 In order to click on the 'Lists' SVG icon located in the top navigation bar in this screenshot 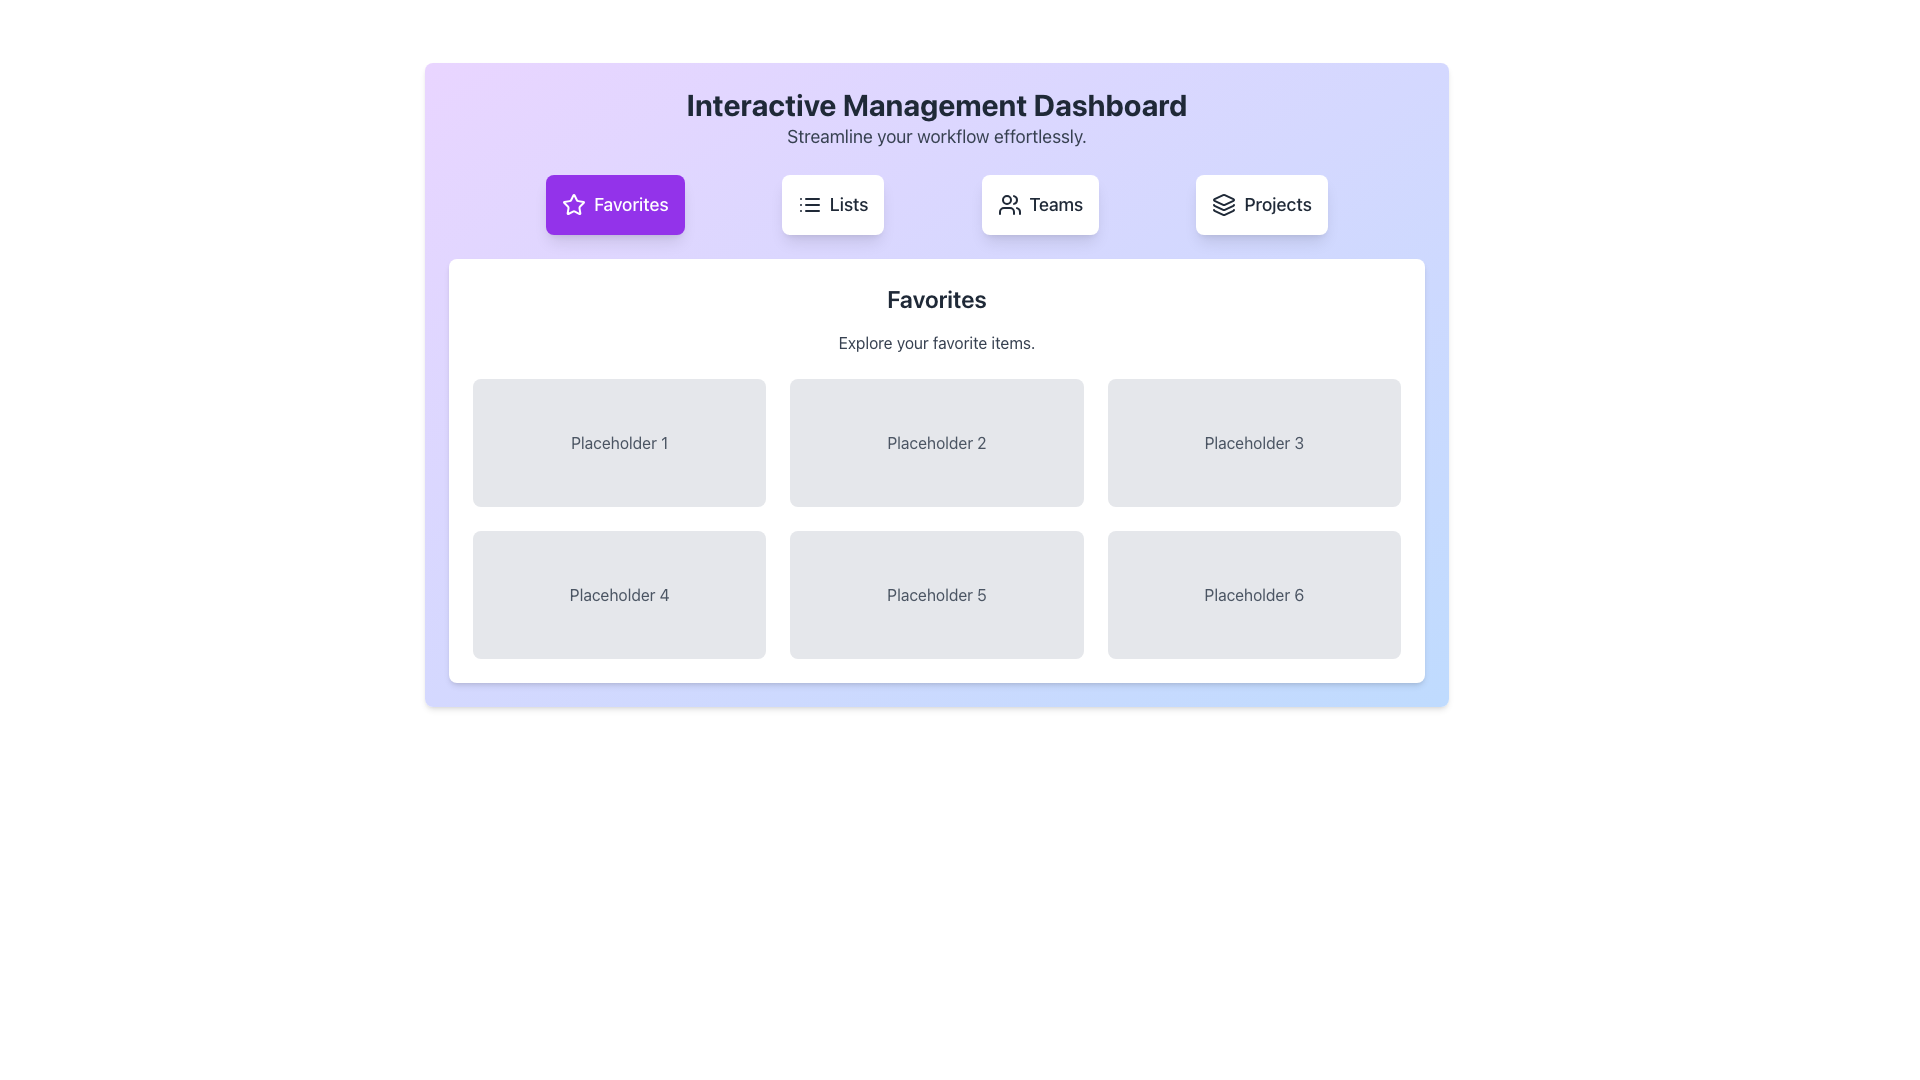, I will do `click(809, 204)`.